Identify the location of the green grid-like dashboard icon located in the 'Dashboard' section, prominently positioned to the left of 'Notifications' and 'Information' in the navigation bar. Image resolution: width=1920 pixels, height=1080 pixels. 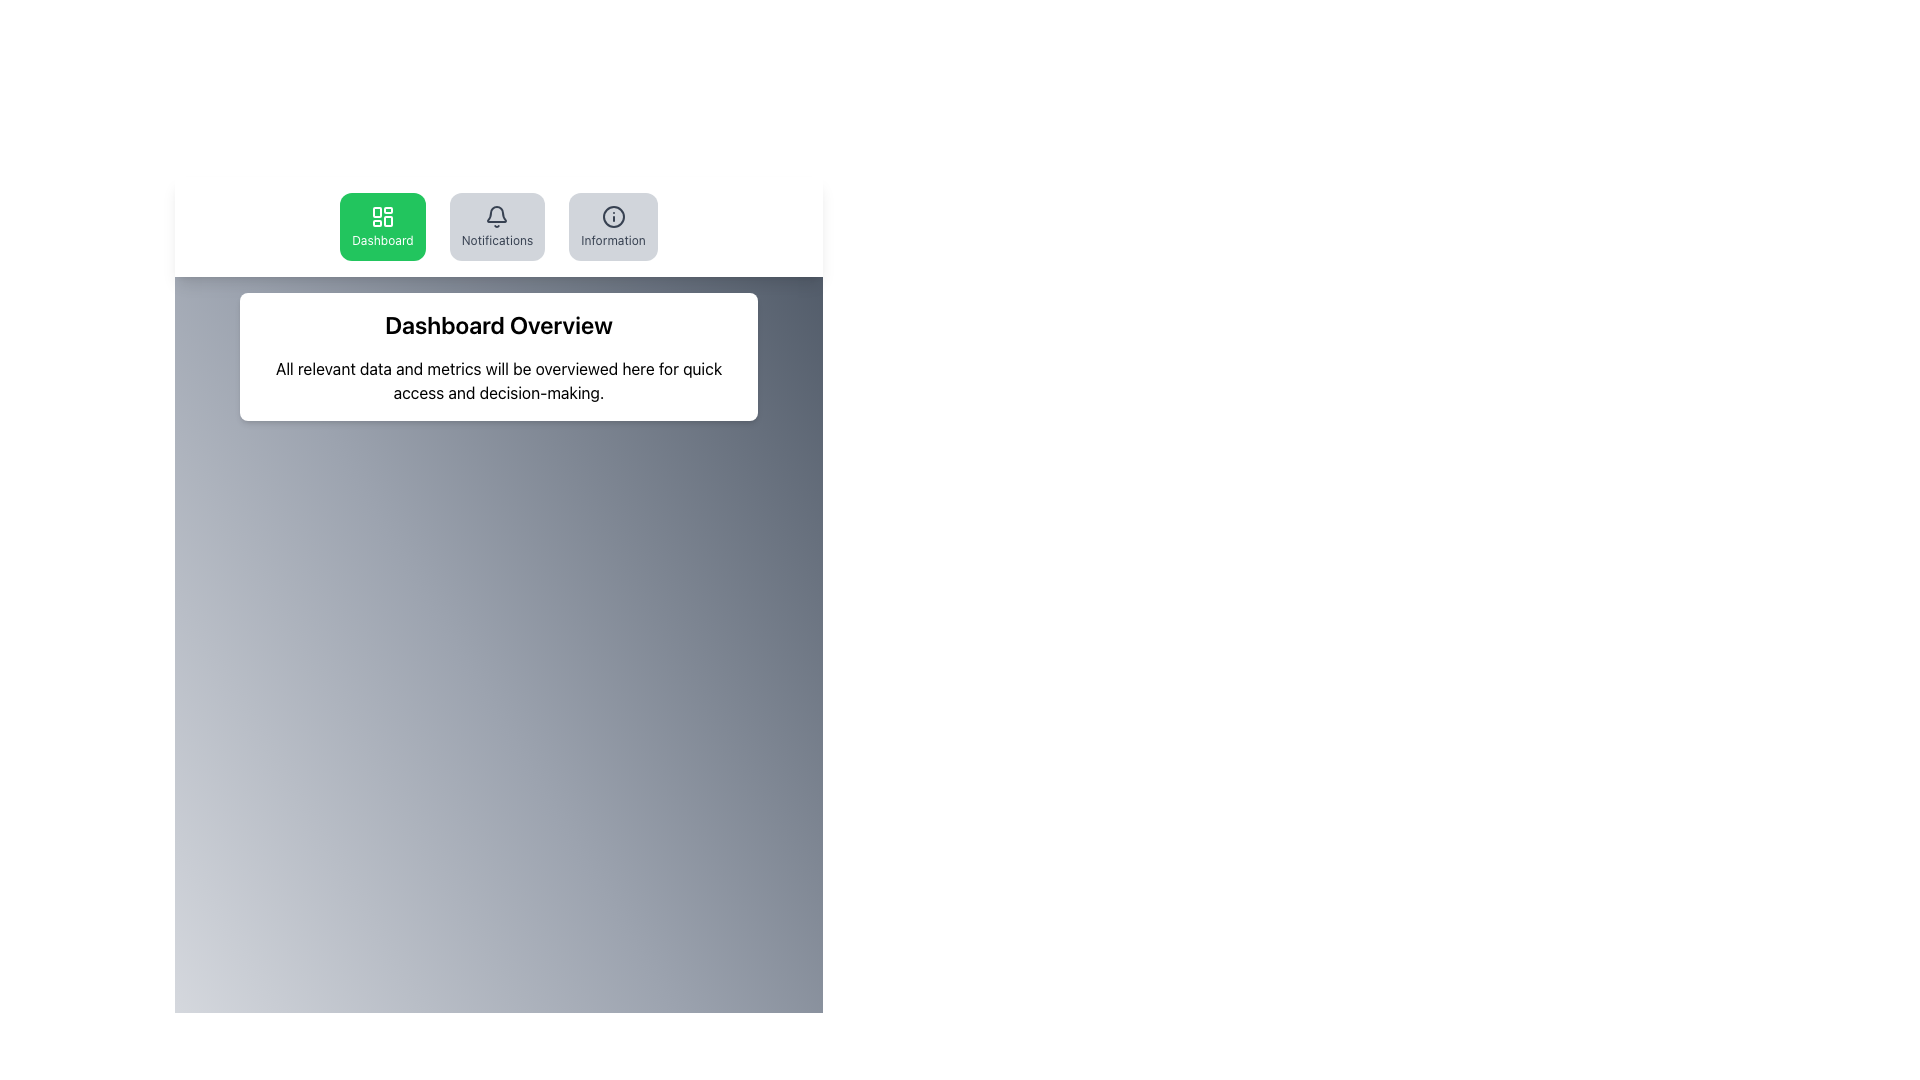
(382, 216).